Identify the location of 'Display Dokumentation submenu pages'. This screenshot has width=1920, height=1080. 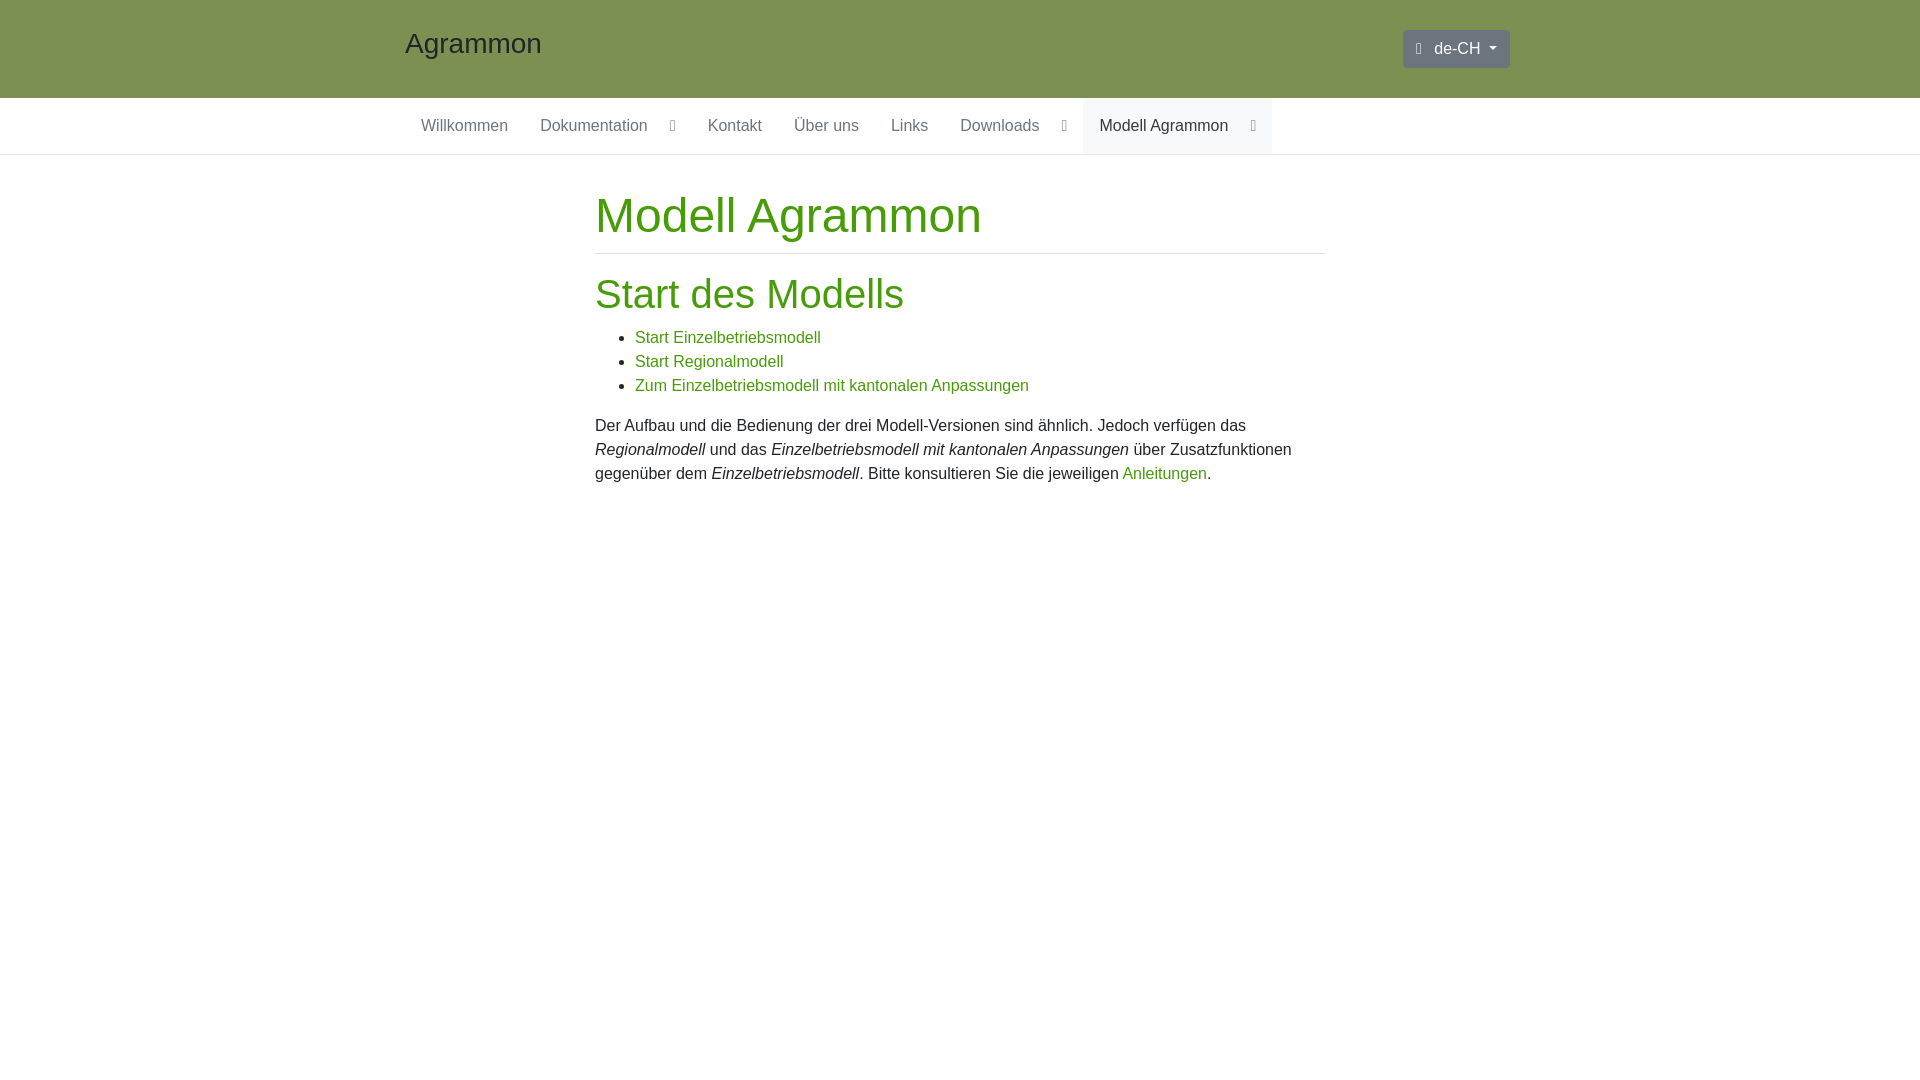
(672, 126).